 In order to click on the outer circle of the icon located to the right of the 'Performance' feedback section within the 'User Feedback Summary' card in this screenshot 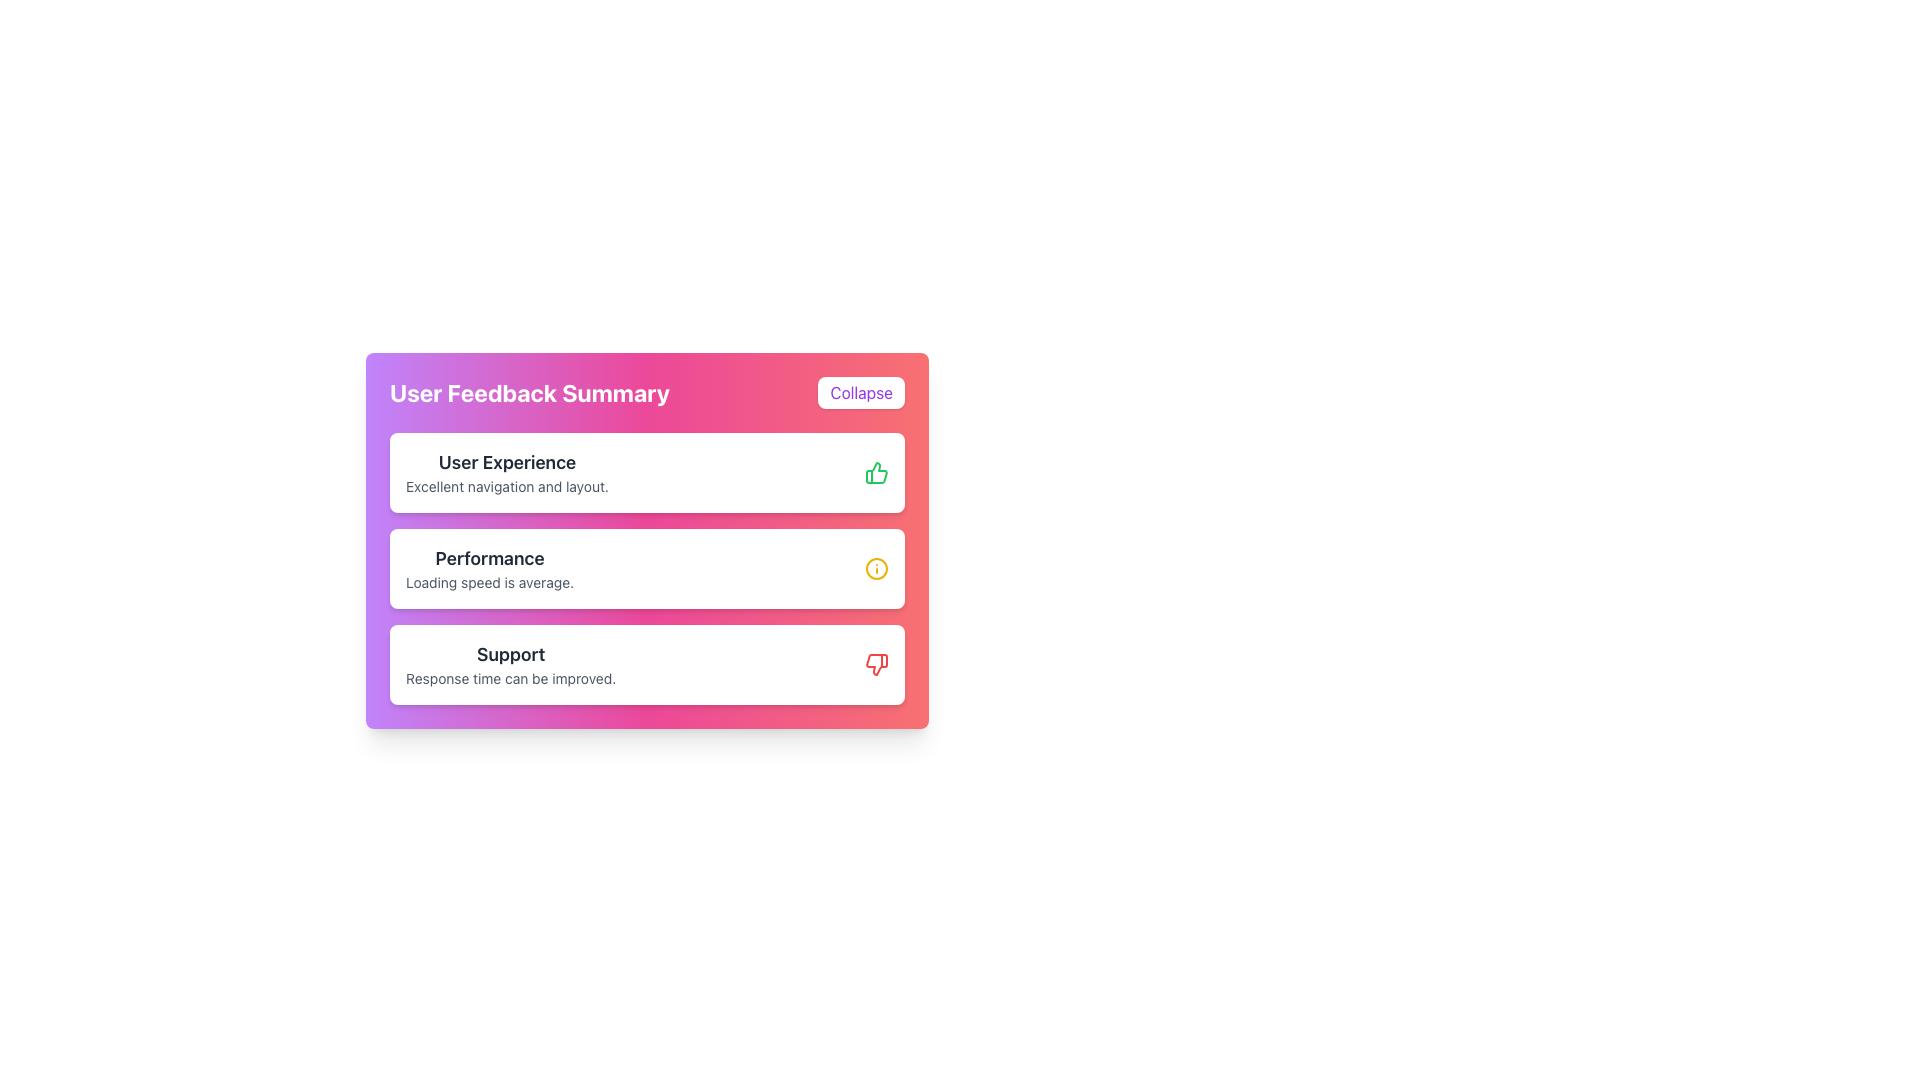, I will do `click(877, 569)`.